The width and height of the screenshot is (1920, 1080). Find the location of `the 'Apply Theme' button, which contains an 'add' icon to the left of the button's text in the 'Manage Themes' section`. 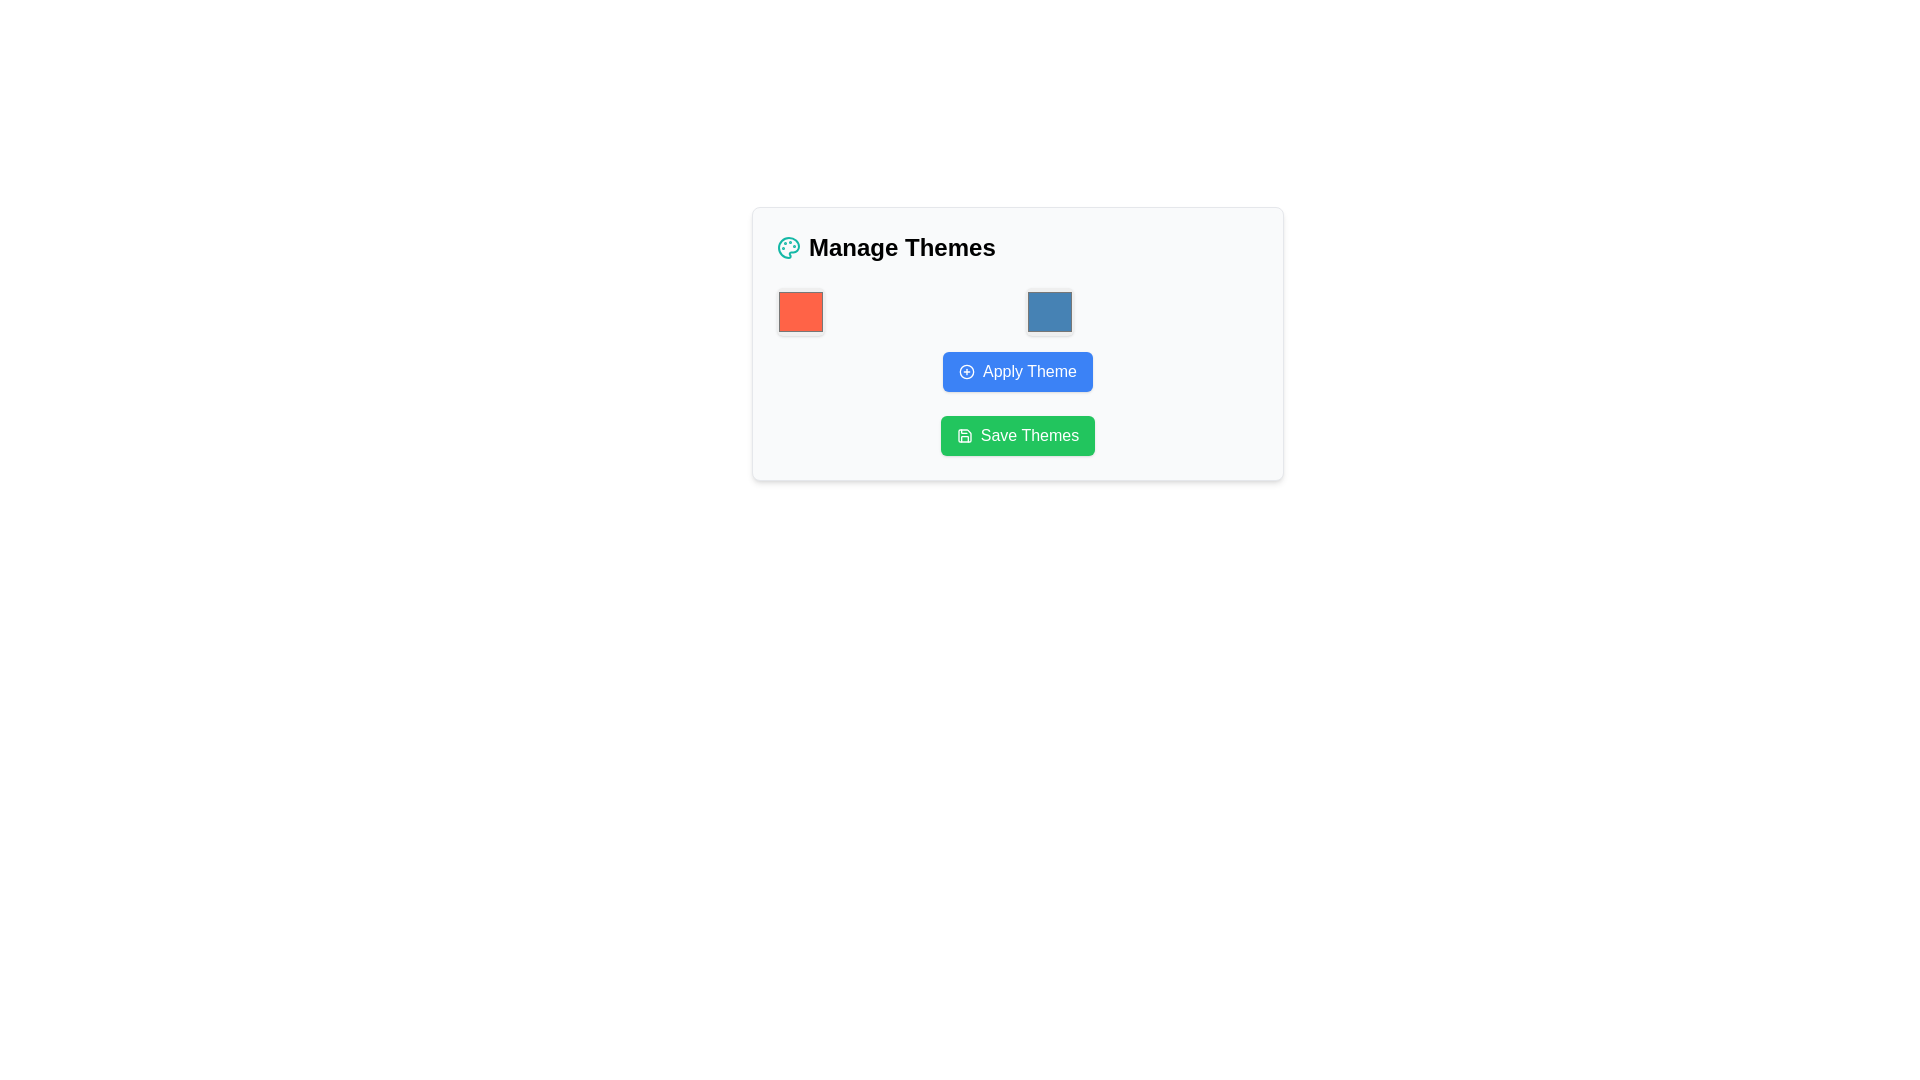

the 'Apply Theme' button, which contains an 'add' icon to the left of the button's text in the 'Manage Themes' section is located at coordinates (966, 371).